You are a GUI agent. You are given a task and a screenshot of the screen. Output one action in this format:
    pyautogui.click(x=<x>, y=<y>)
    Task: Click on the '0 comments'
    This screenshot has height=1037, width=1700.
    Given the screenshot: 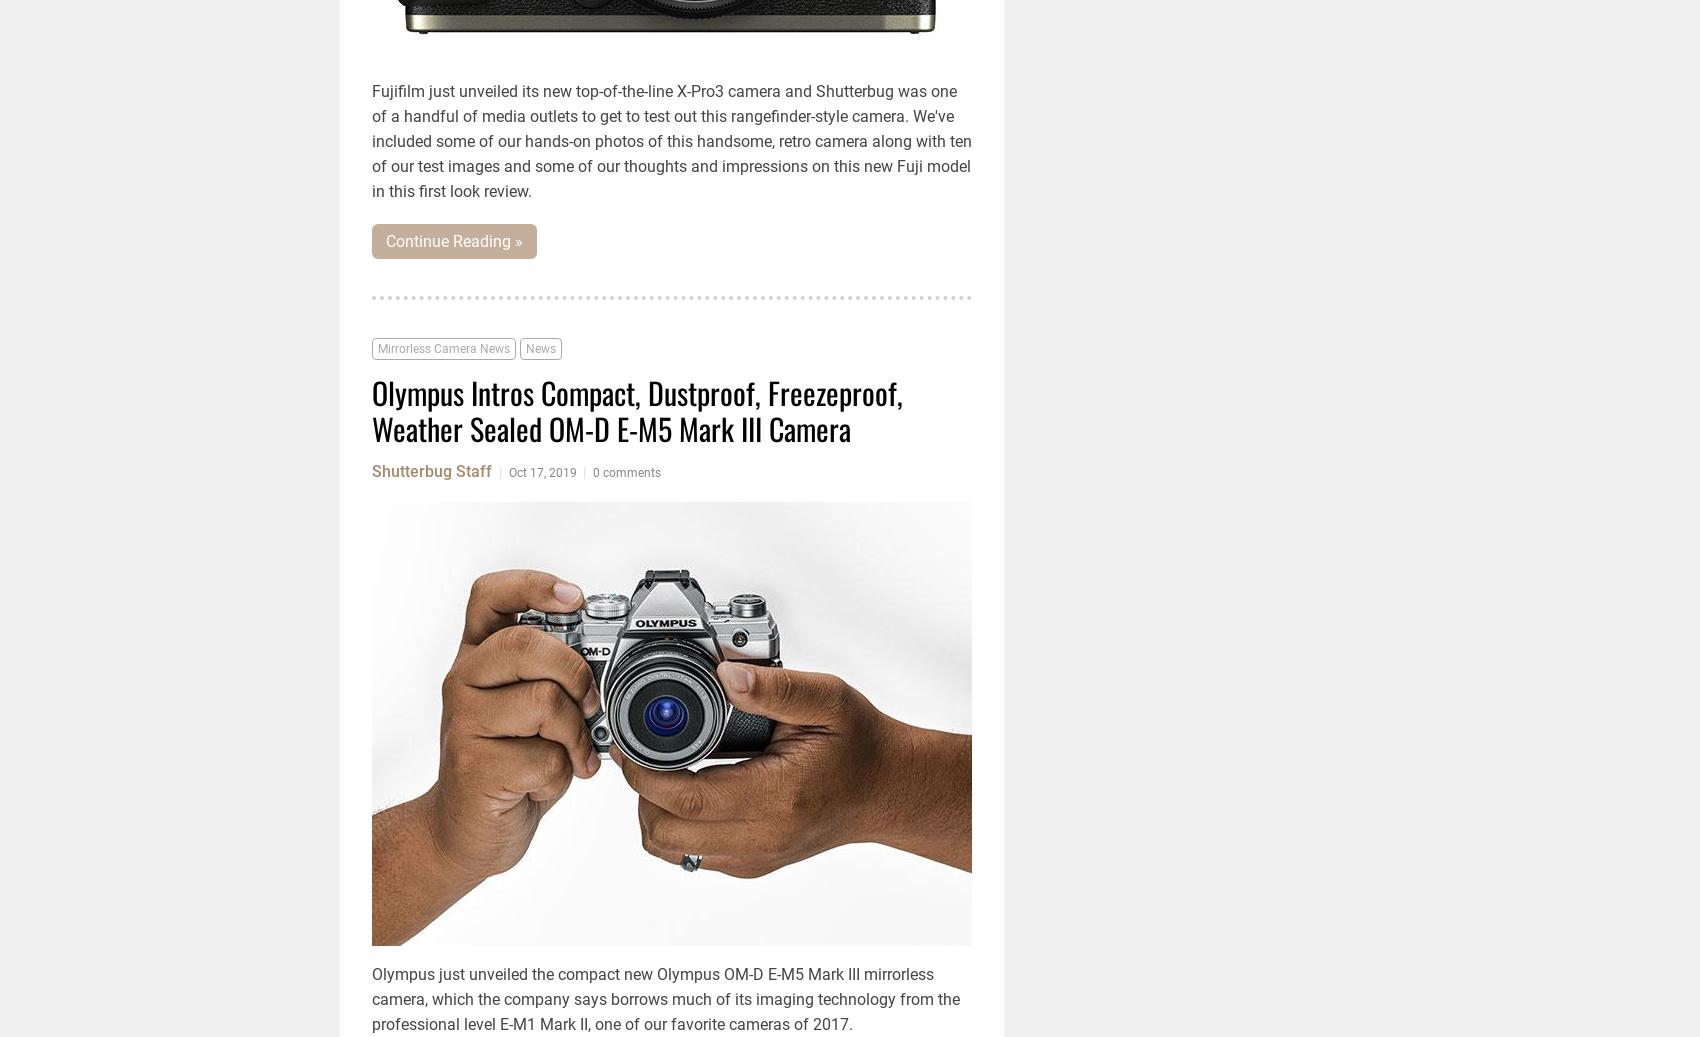 What is the action you would take?
    pyautogui.click(x=625, y=471)
    